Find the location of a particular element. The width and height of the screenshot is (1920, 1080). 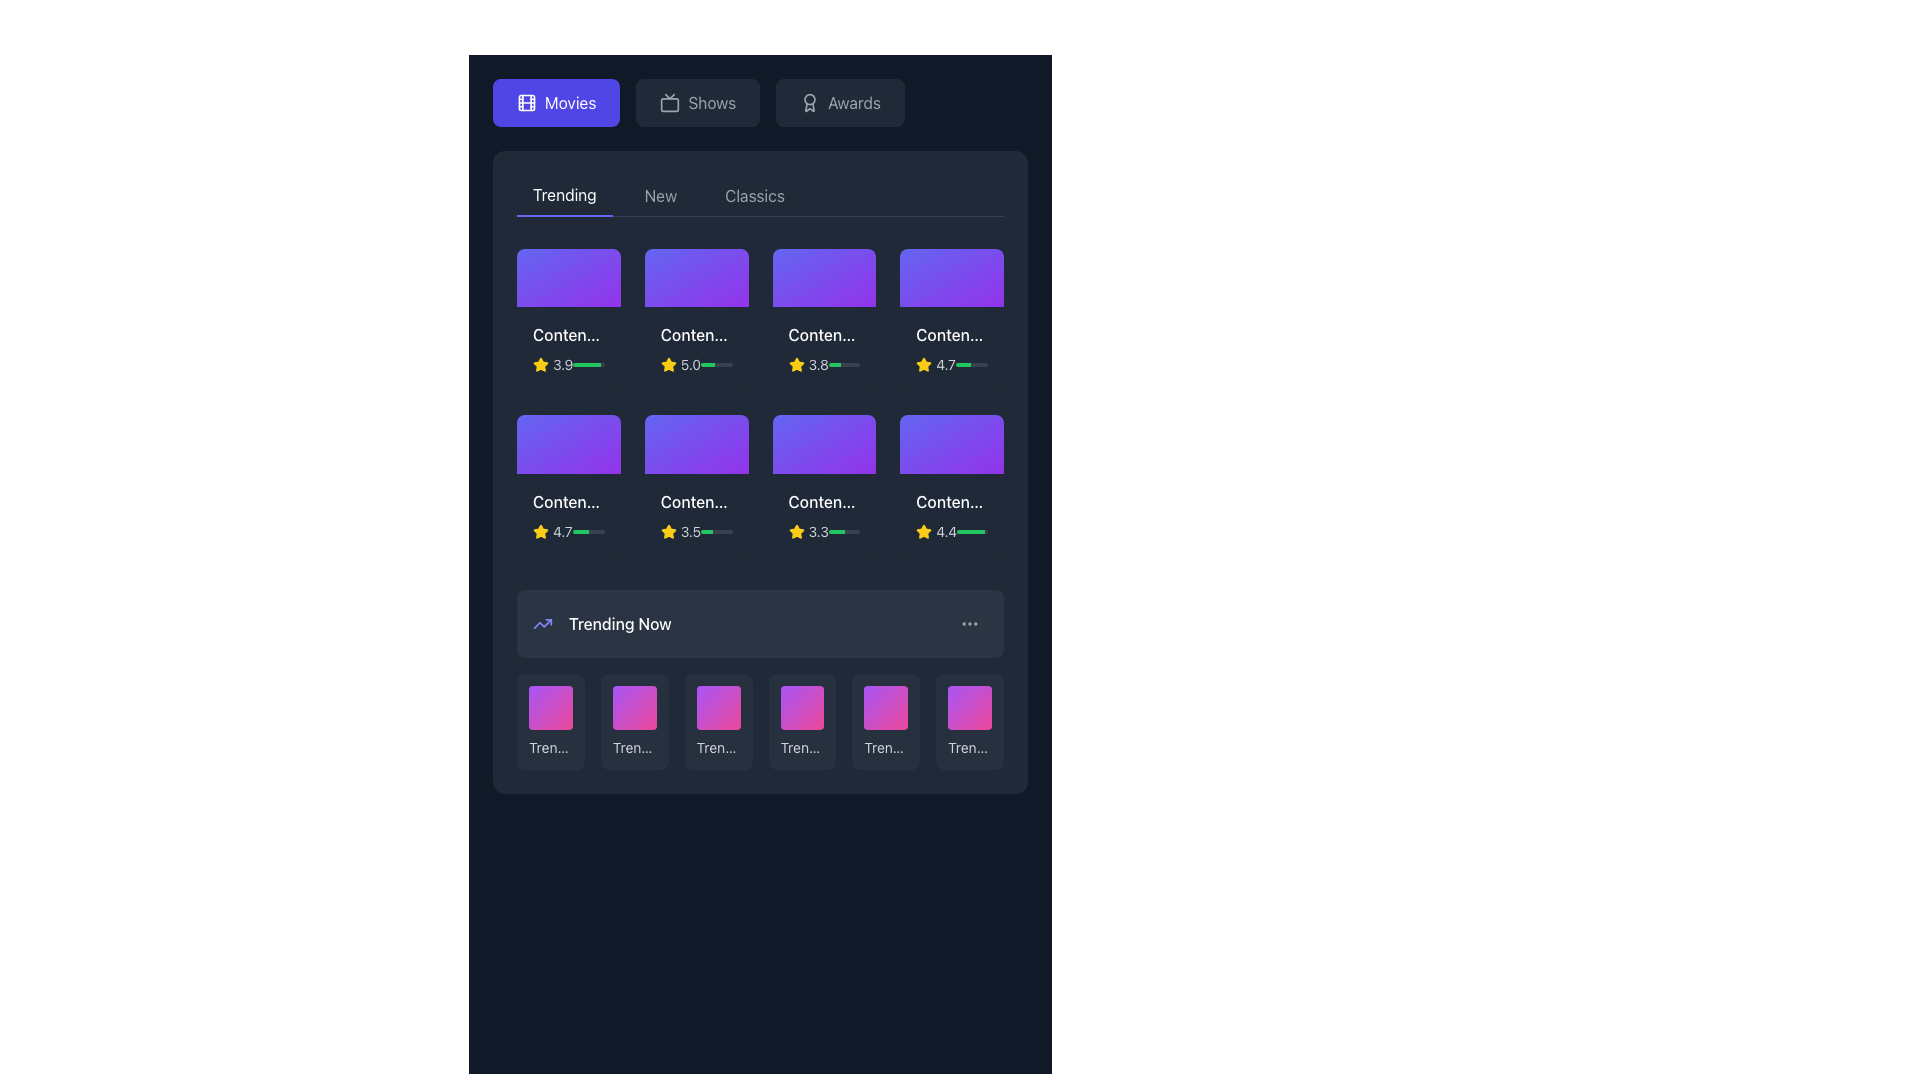

the yellow star-shaped icon representing ratings, located in the second row and third column of the content grid in the 'Trending' section is located at coordinates (668, 530).